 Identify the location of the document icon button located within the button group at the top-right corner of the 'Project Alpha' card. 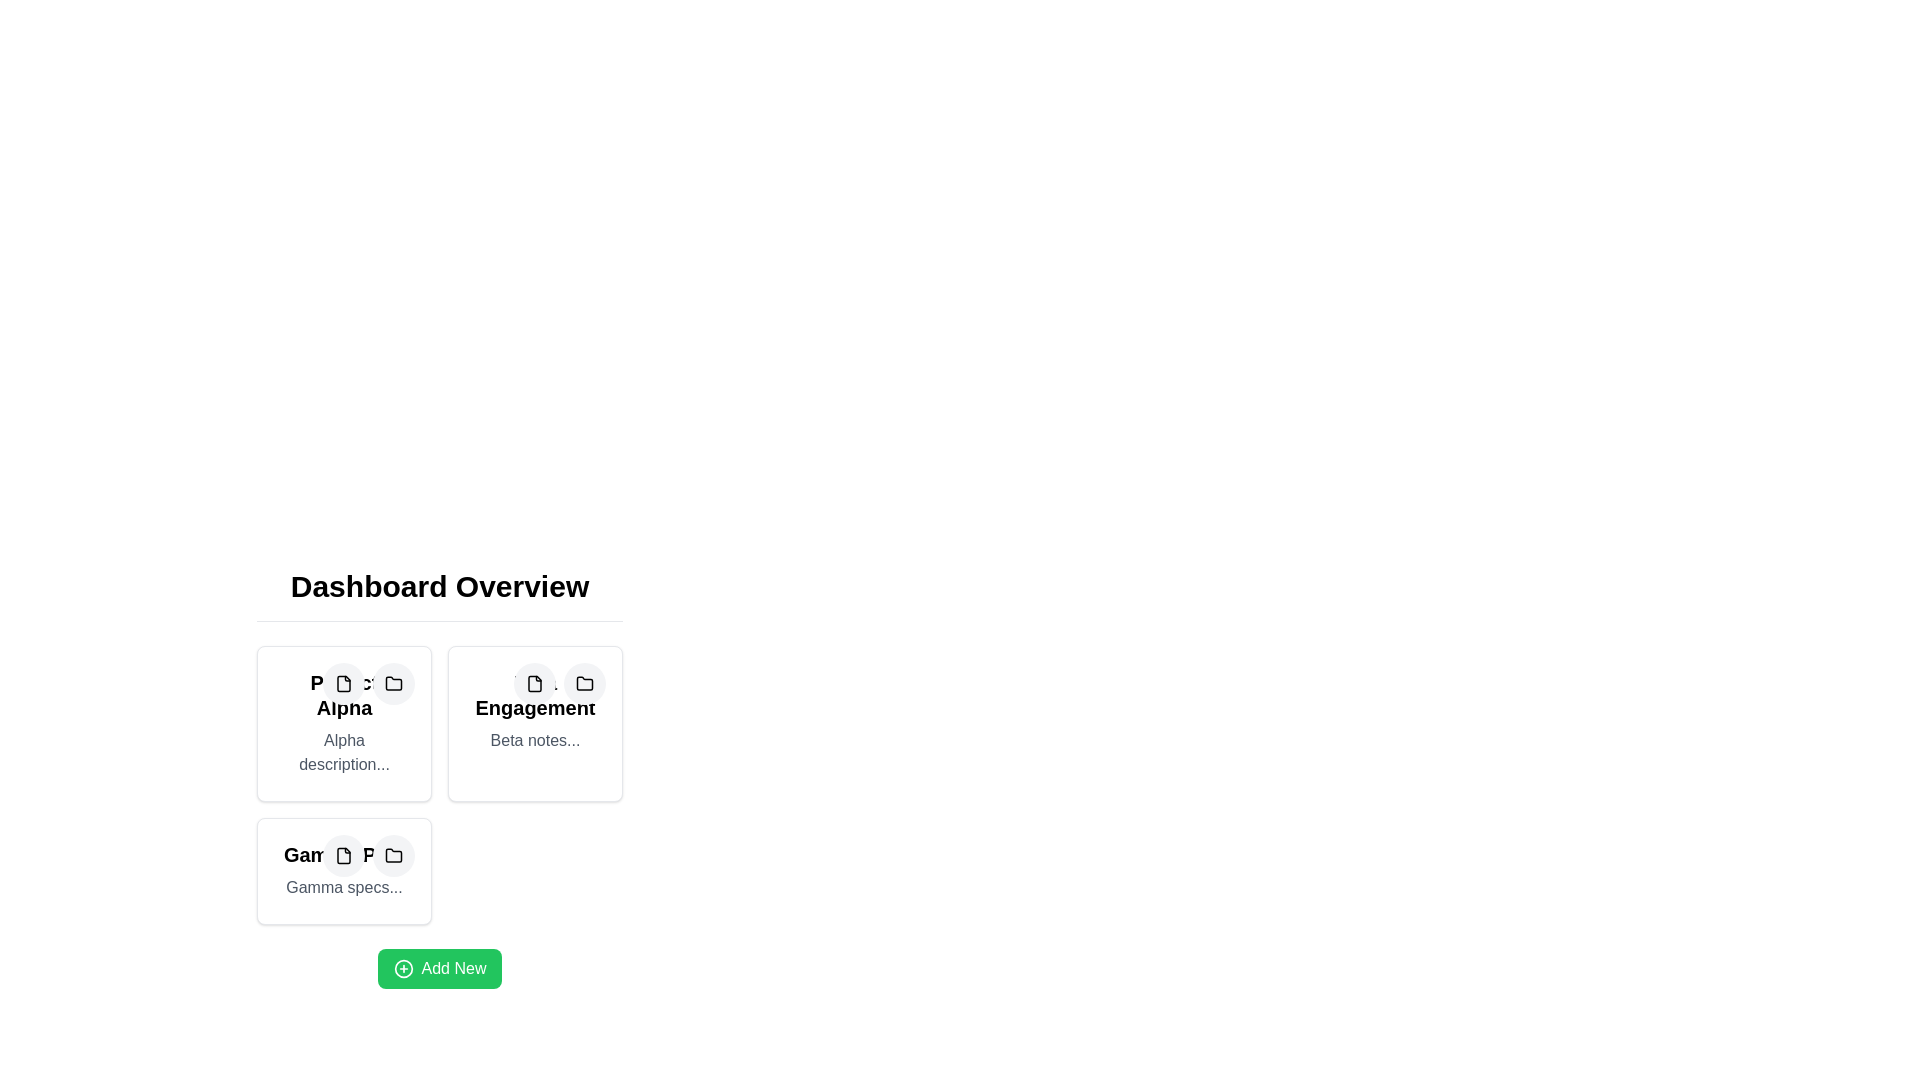
(369, 682).